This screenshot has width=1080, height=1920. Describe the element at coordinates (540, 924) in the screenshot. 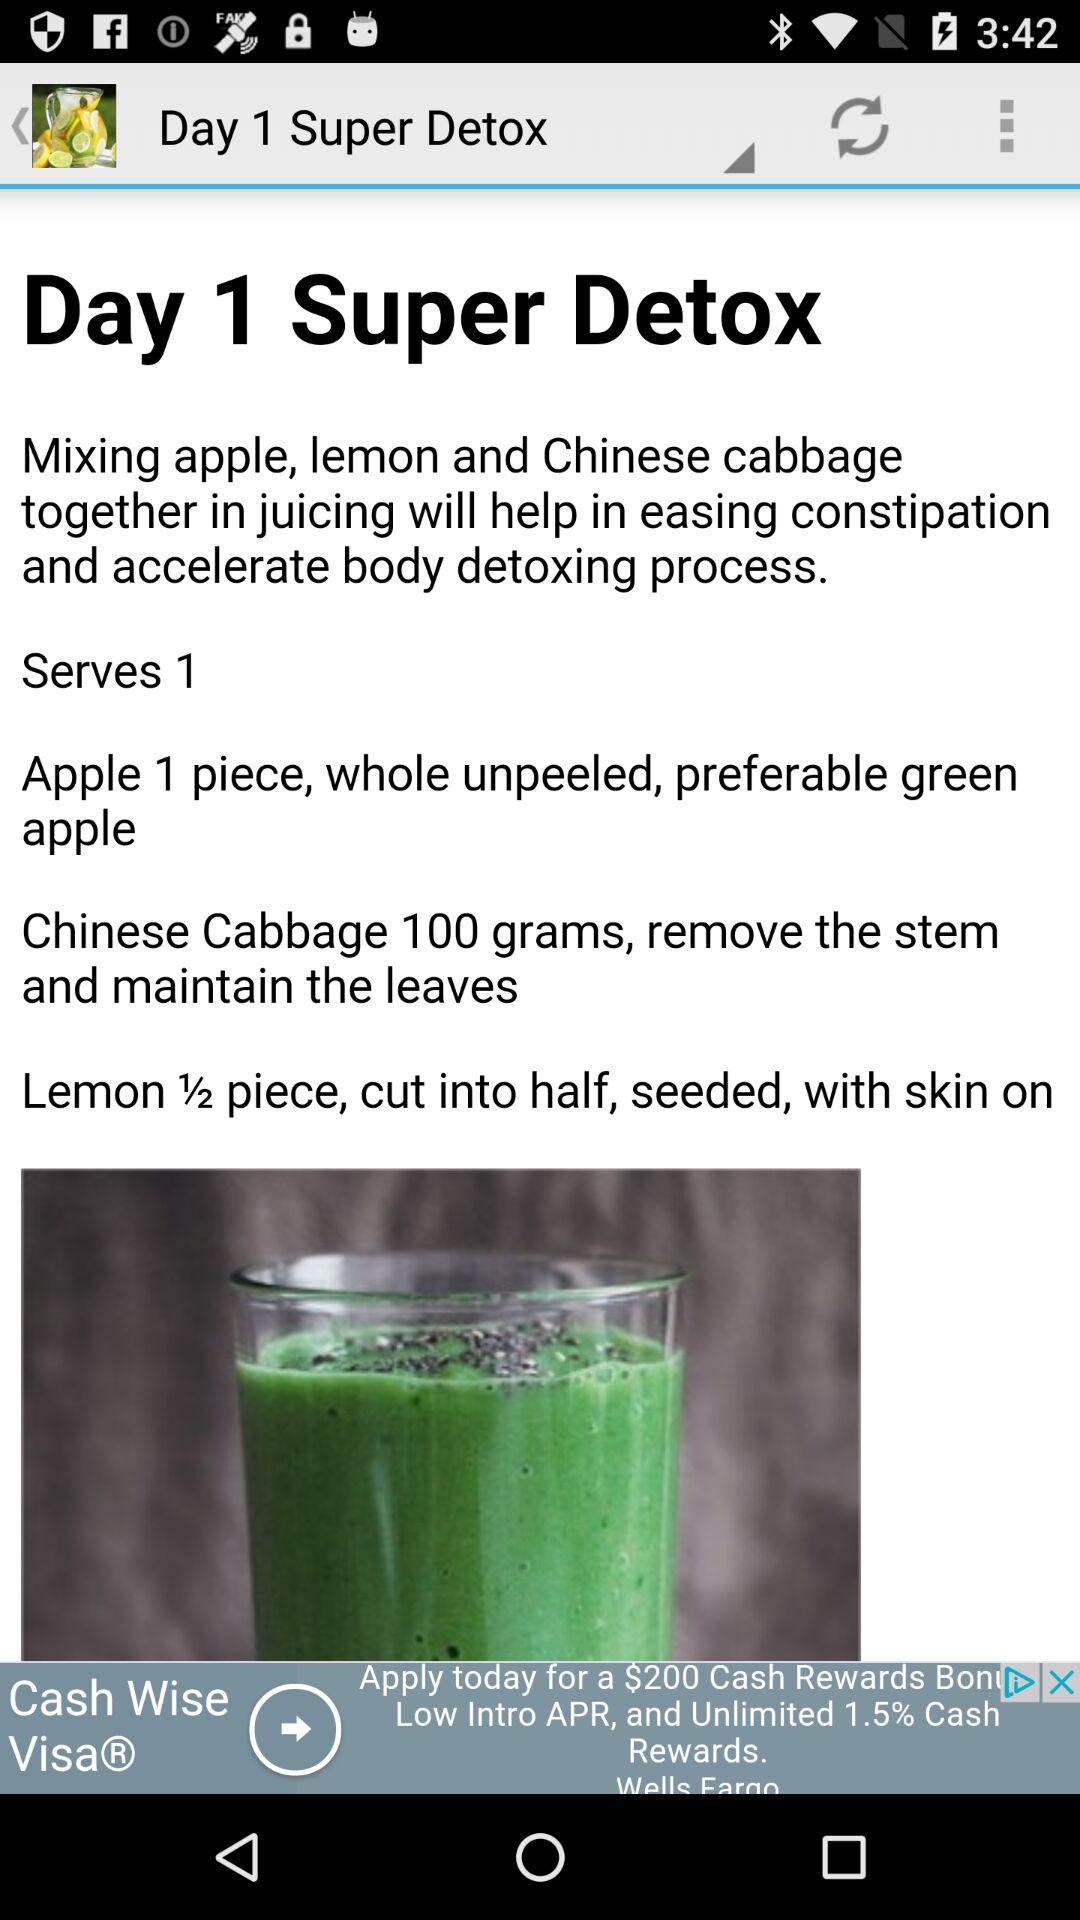

I see `day 1 super detox recipe` at that location.